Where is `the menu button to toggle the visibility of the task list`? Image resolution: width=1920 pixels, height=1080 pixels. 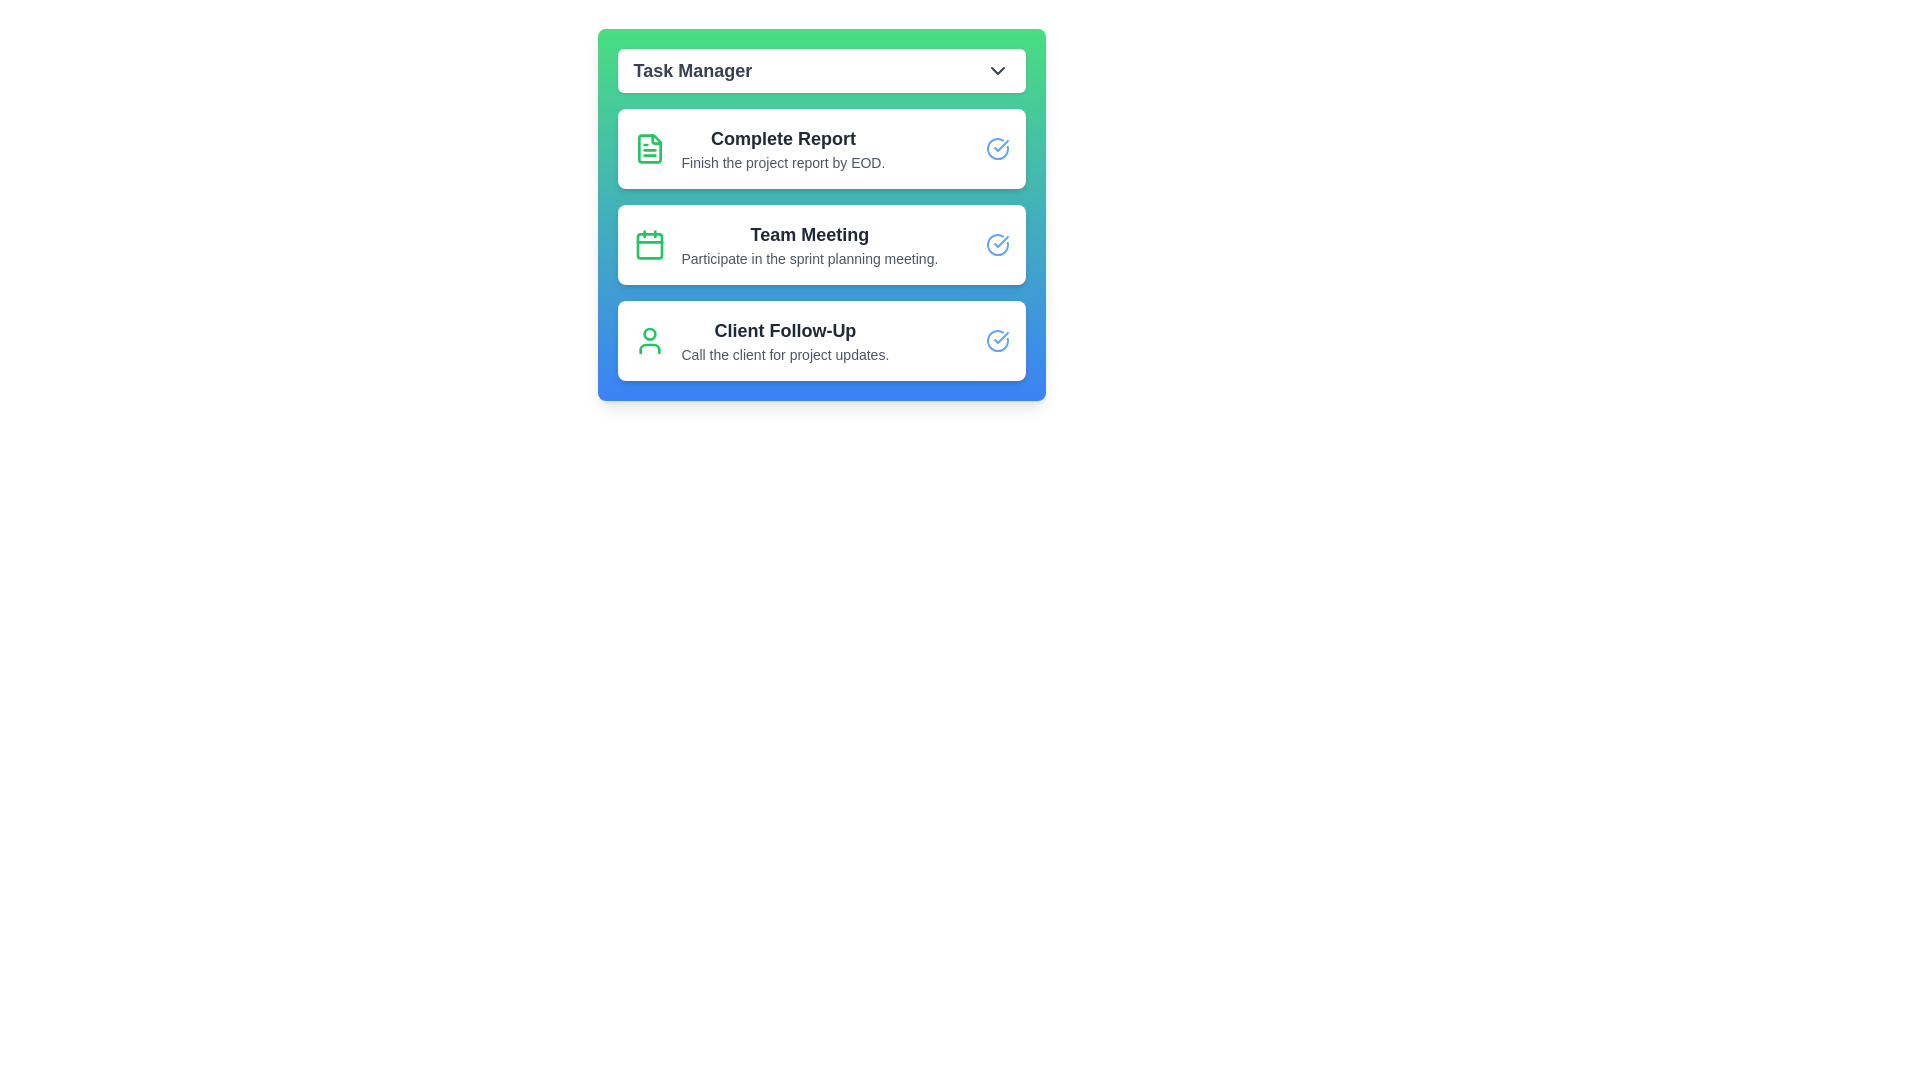
the menu button to toggle the visibility of the task list is located at coordinates (821, 69).